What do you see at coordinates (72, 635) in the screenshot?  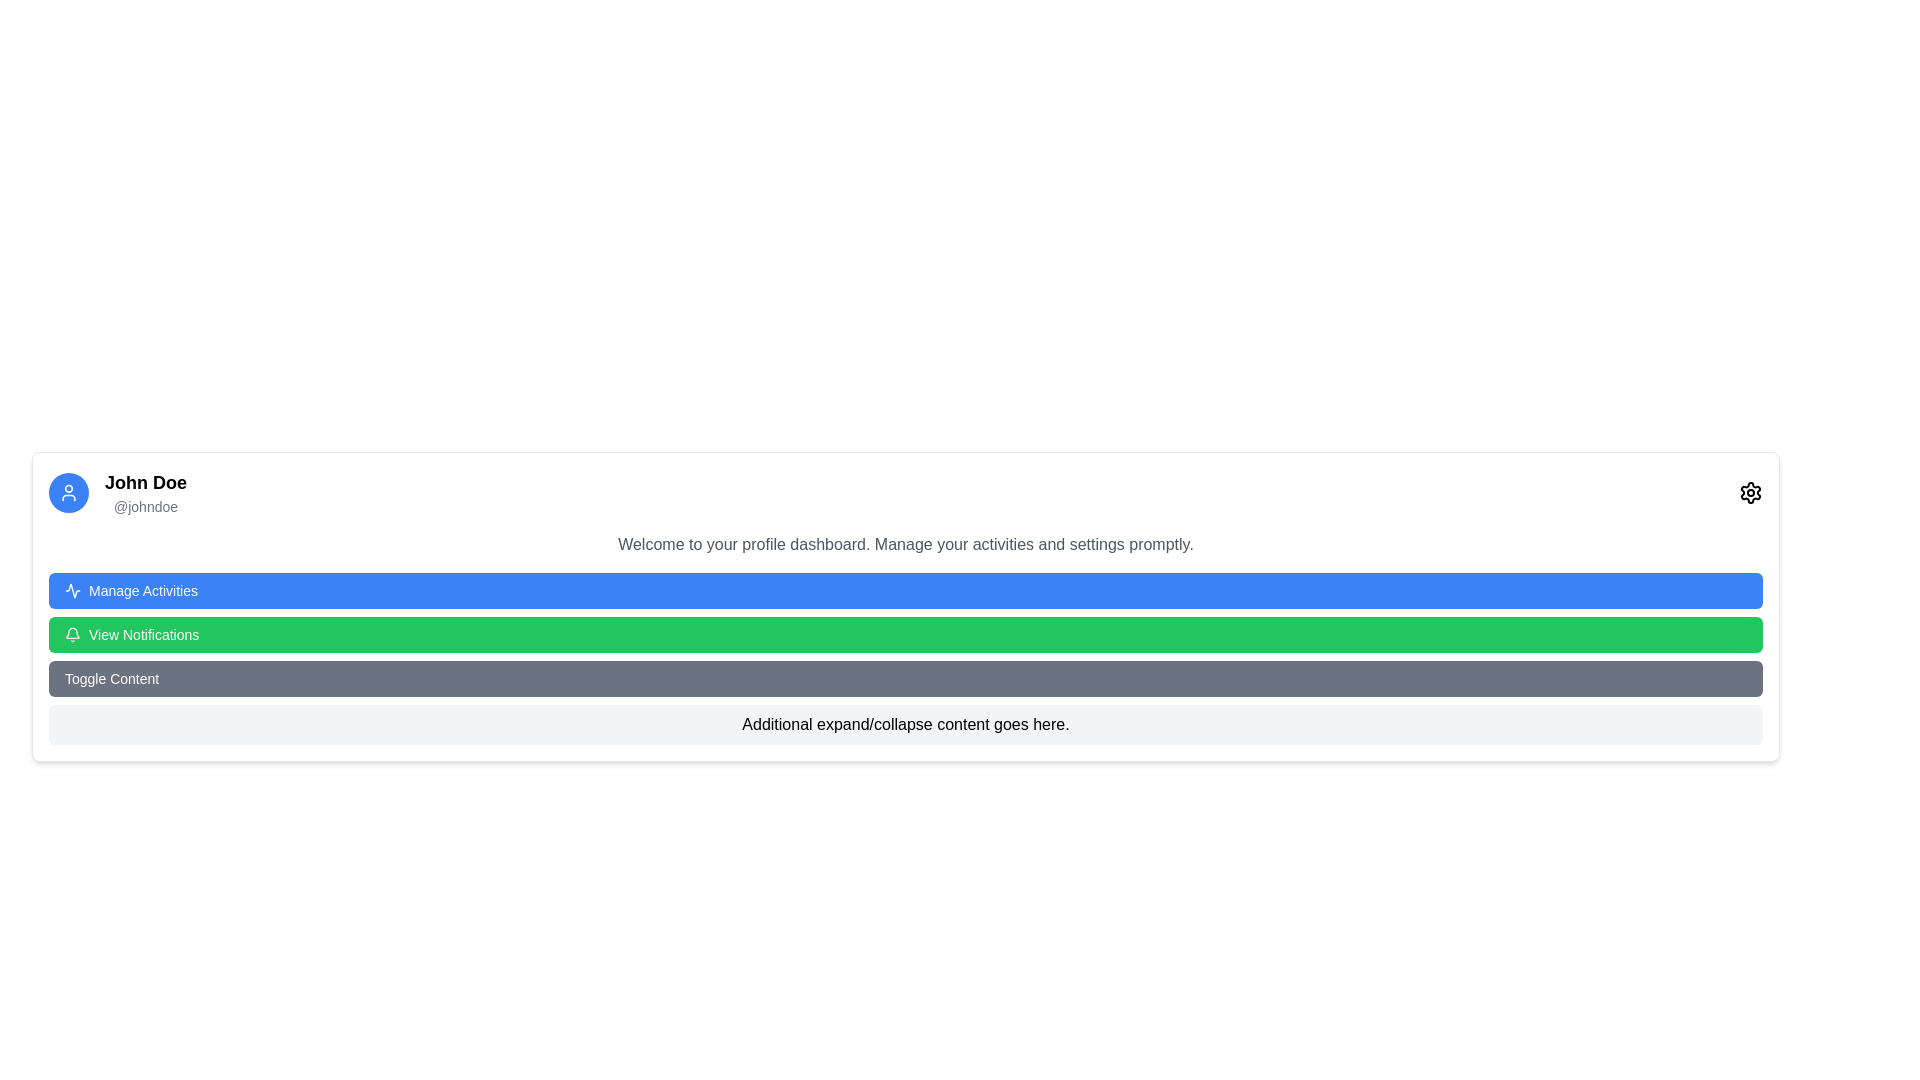 I see `the bell-shaped notification icon located on the left side of the green button labeled 'View Notifications'` at bounding box center [72, 635].